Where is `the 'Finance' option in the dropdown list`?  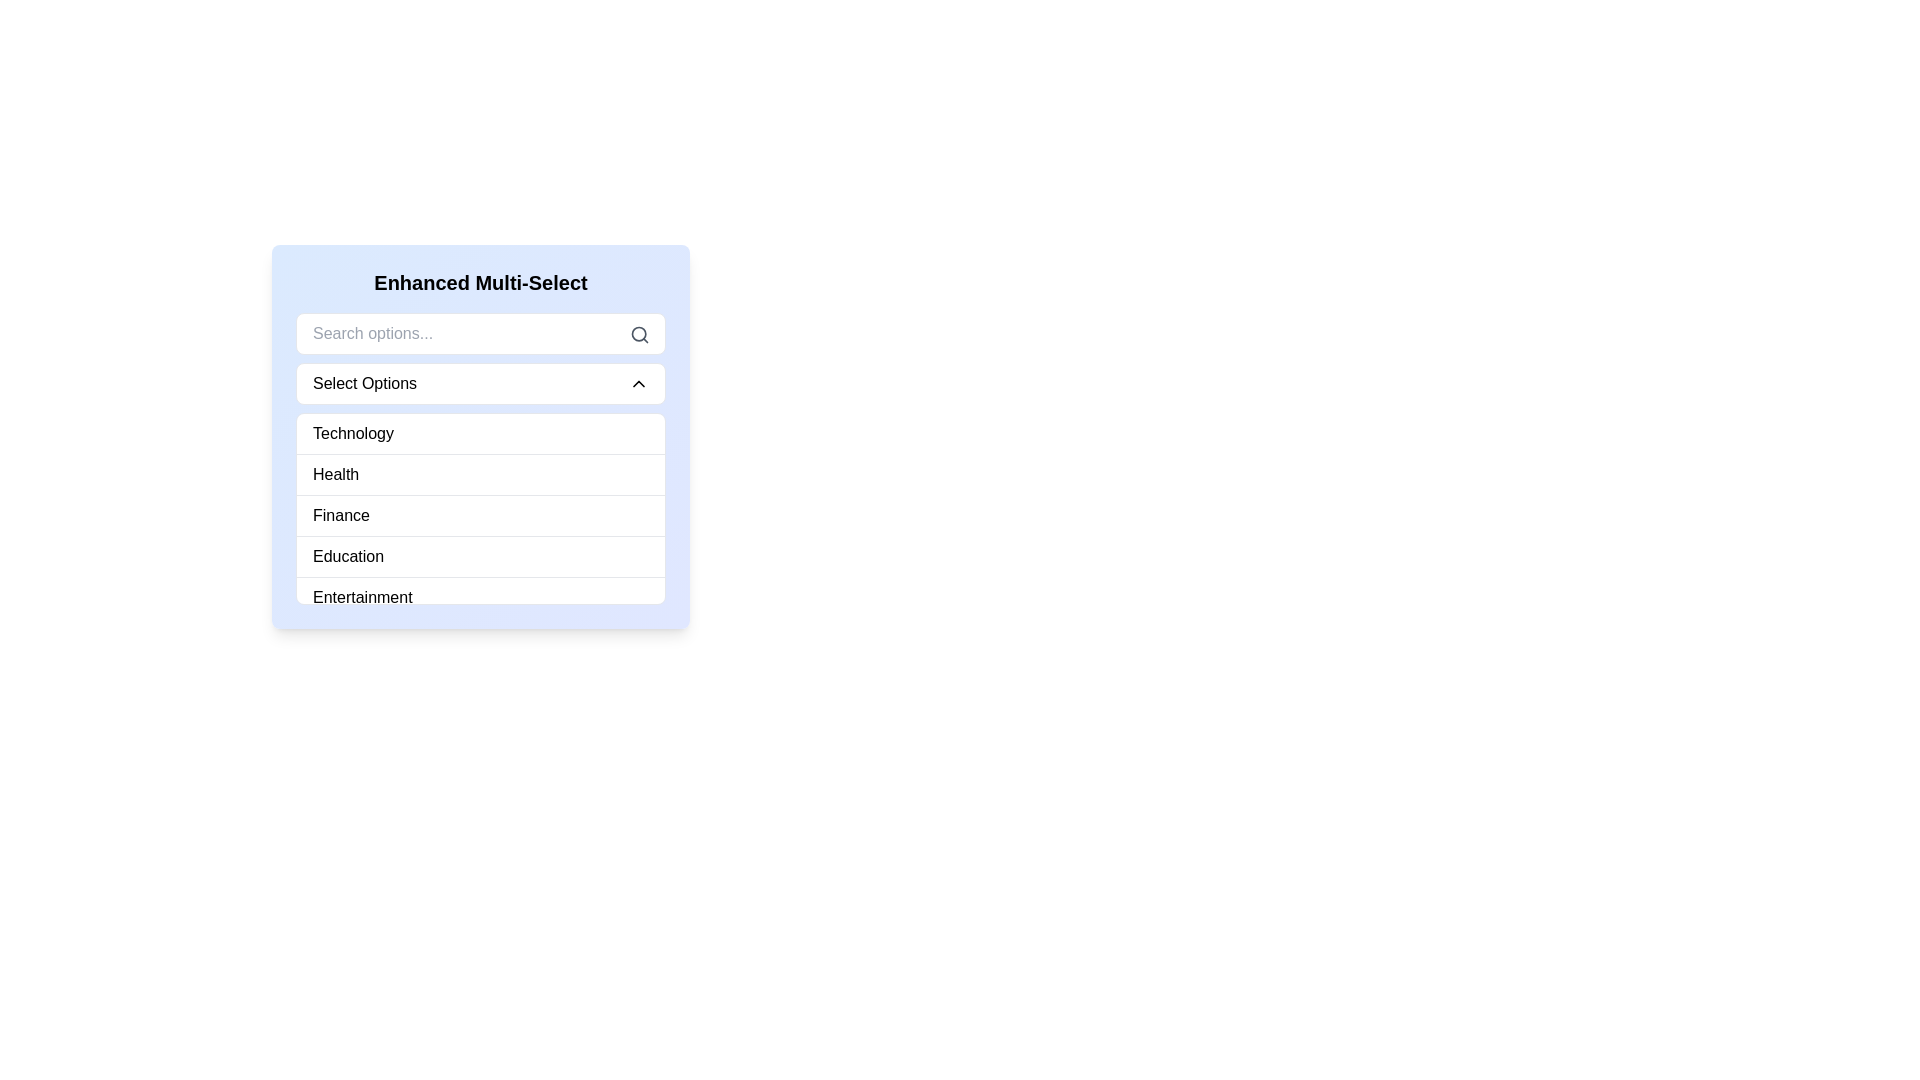
the 'Finance' option in the dropdown list is located at coordinates (480, 514).